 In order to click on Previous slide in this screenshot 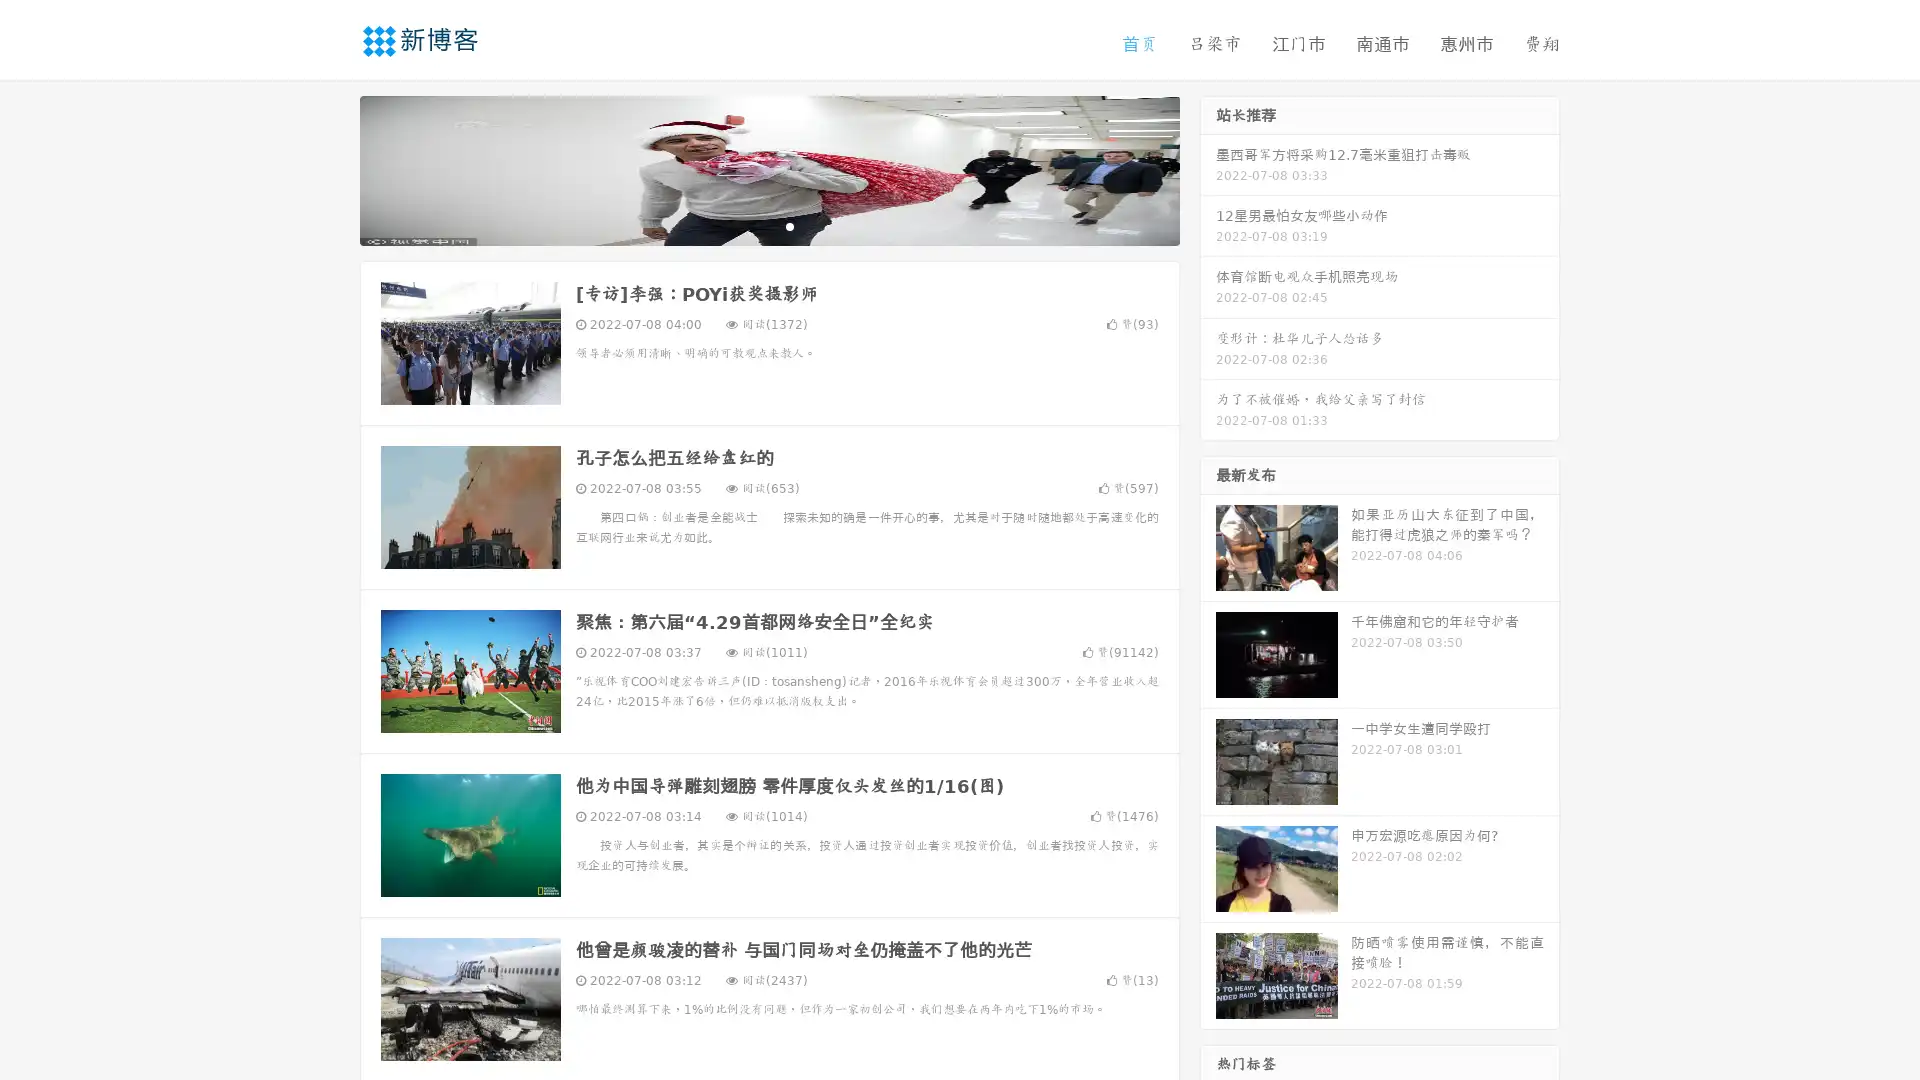, I will do `click(330, 168)`.